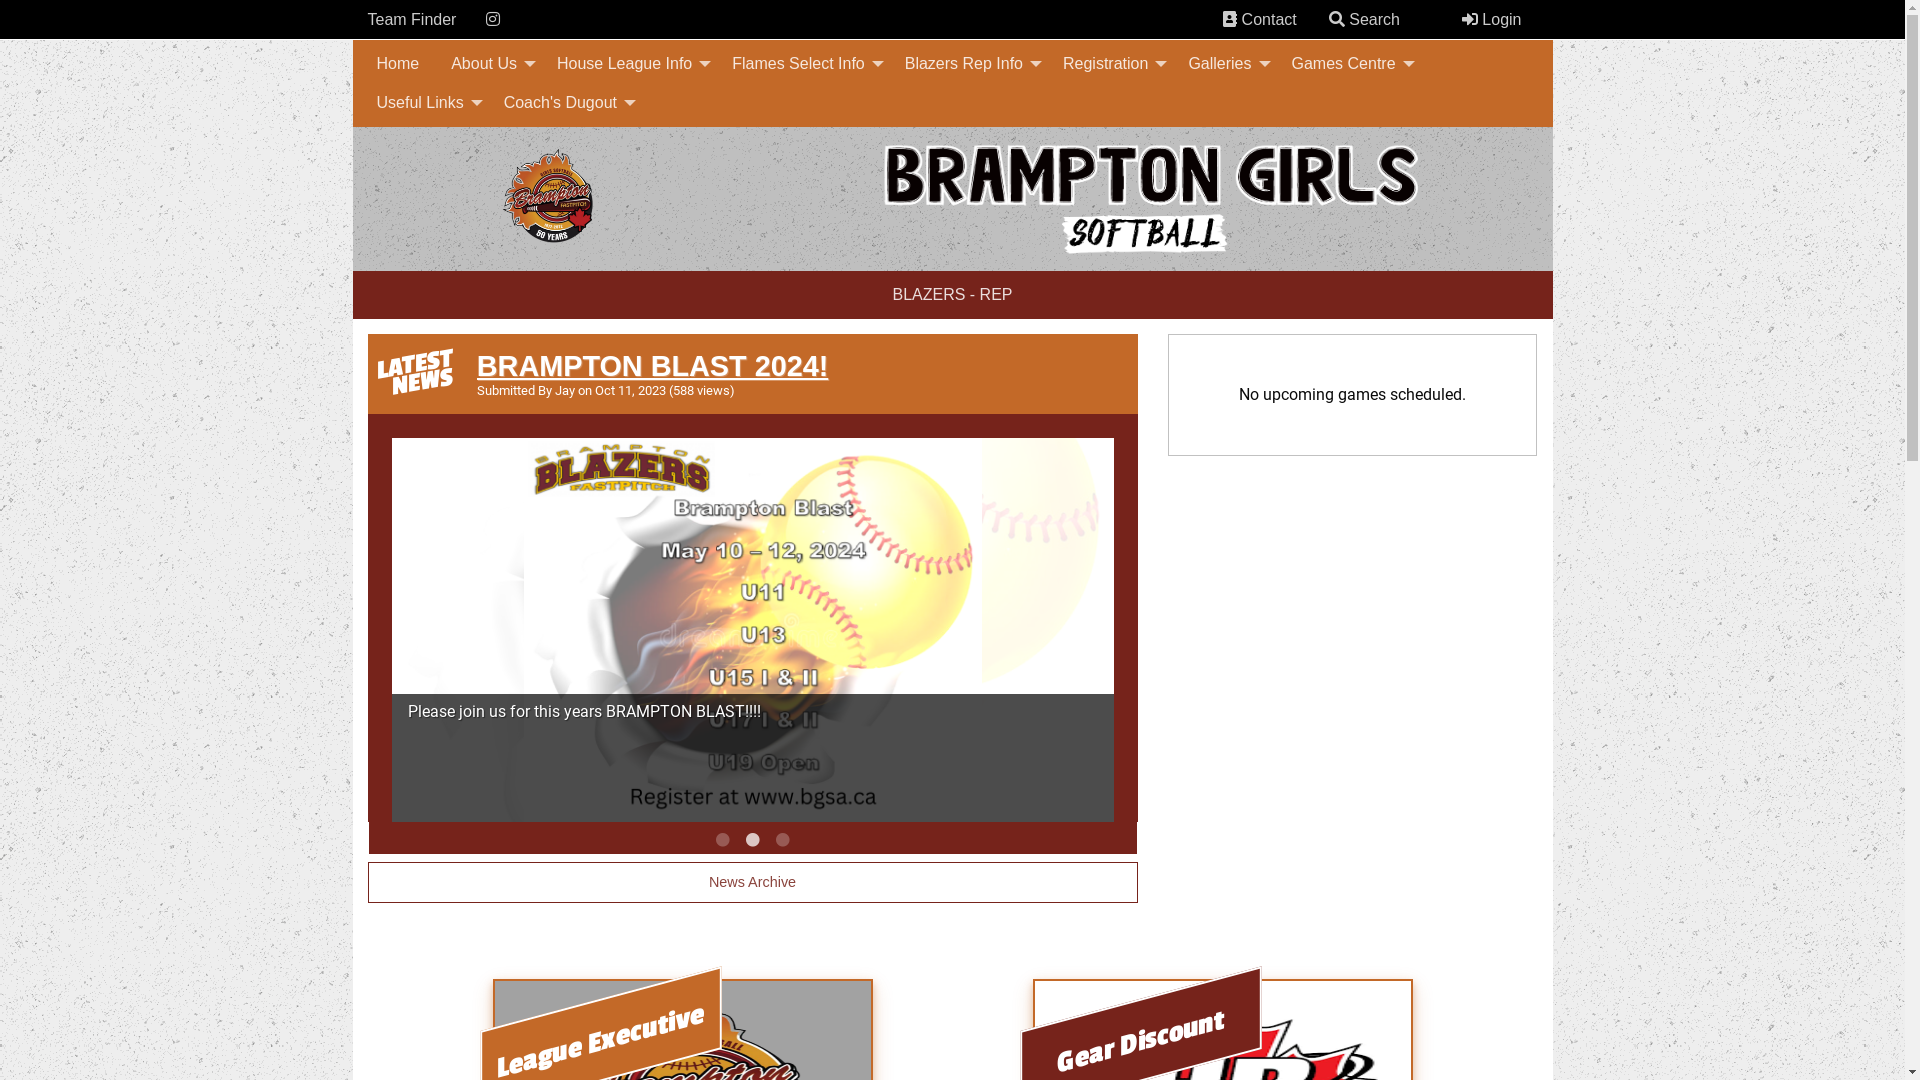 This screenshot has height=1080, width=1920. What do you see at coordinates (1222, 63) in the screenshot?
I see `'Galleries'` at bounding box center [1222, 63].